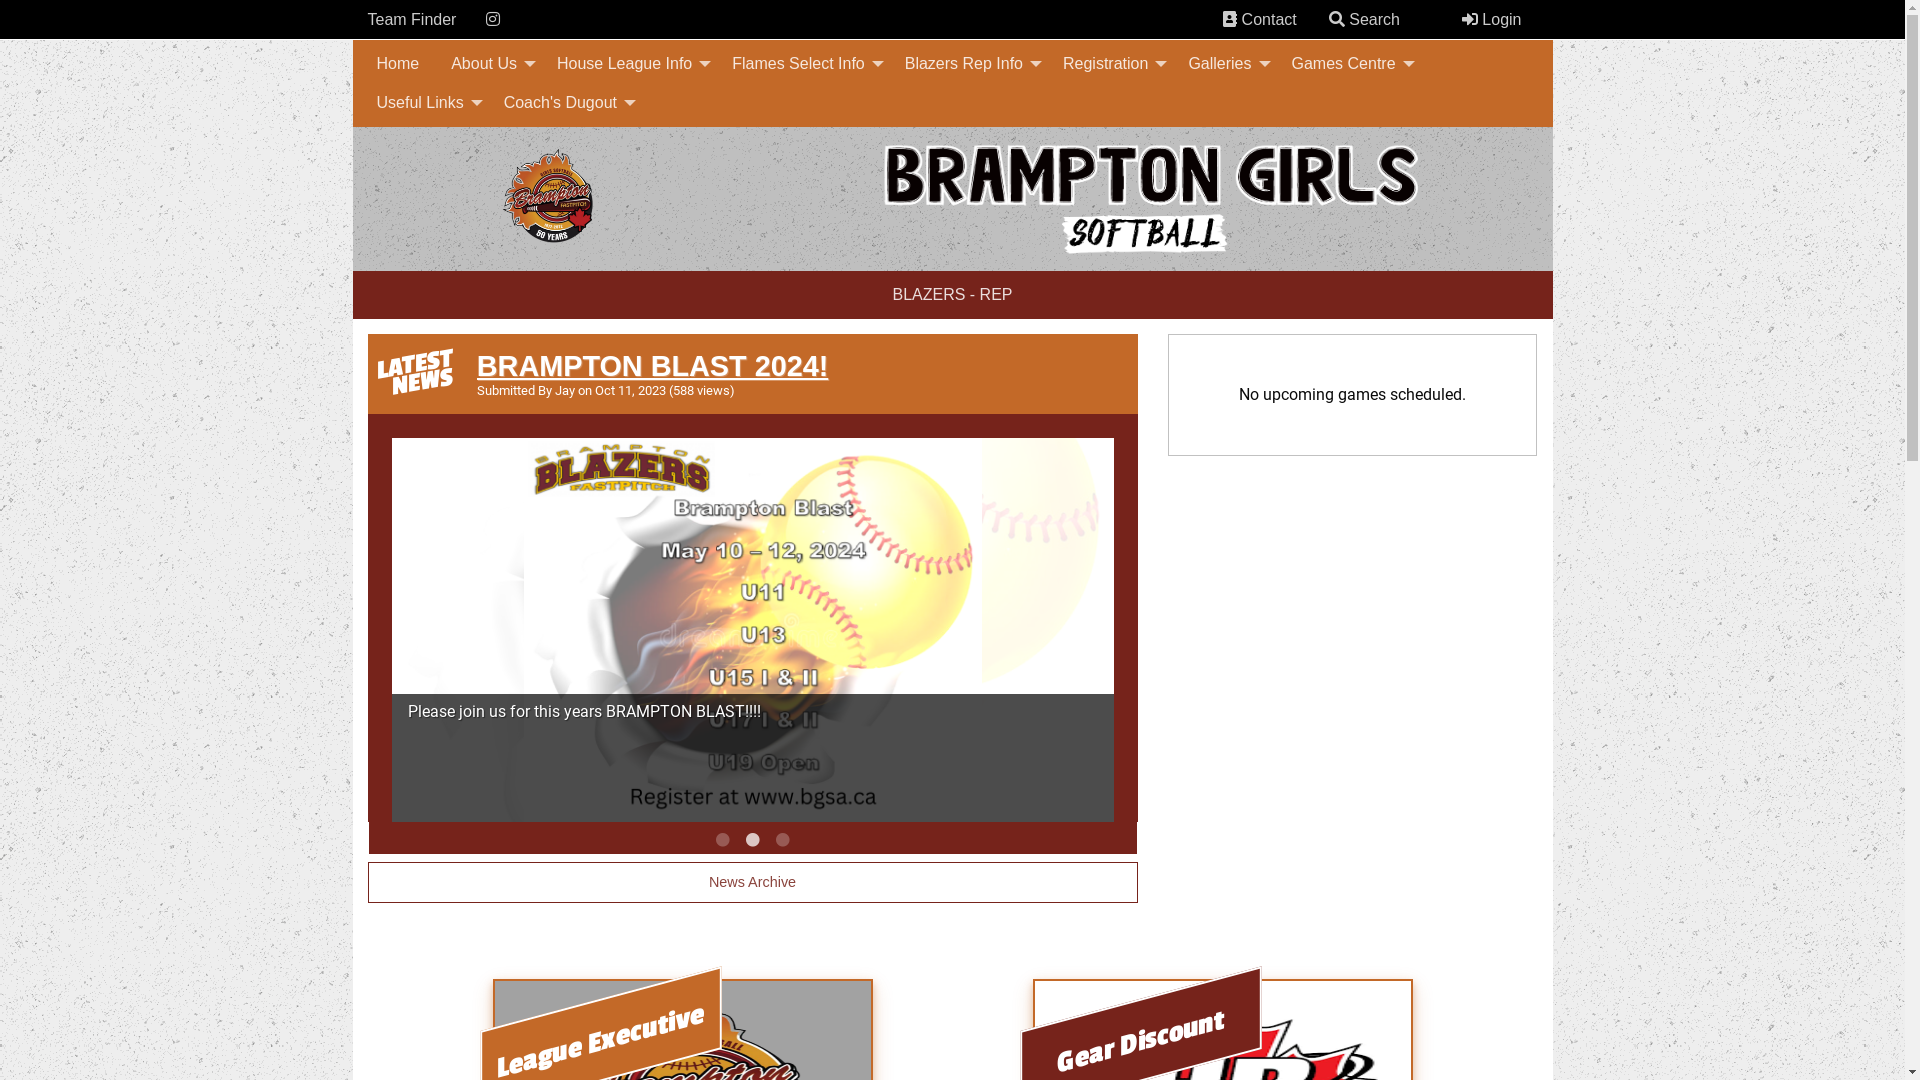 This screenshot has height=1080, width=1920. What do you see at coordinates (1222, 63) in the screenshot?
I see `'Galleries'` at bounding box center [1222, 63].